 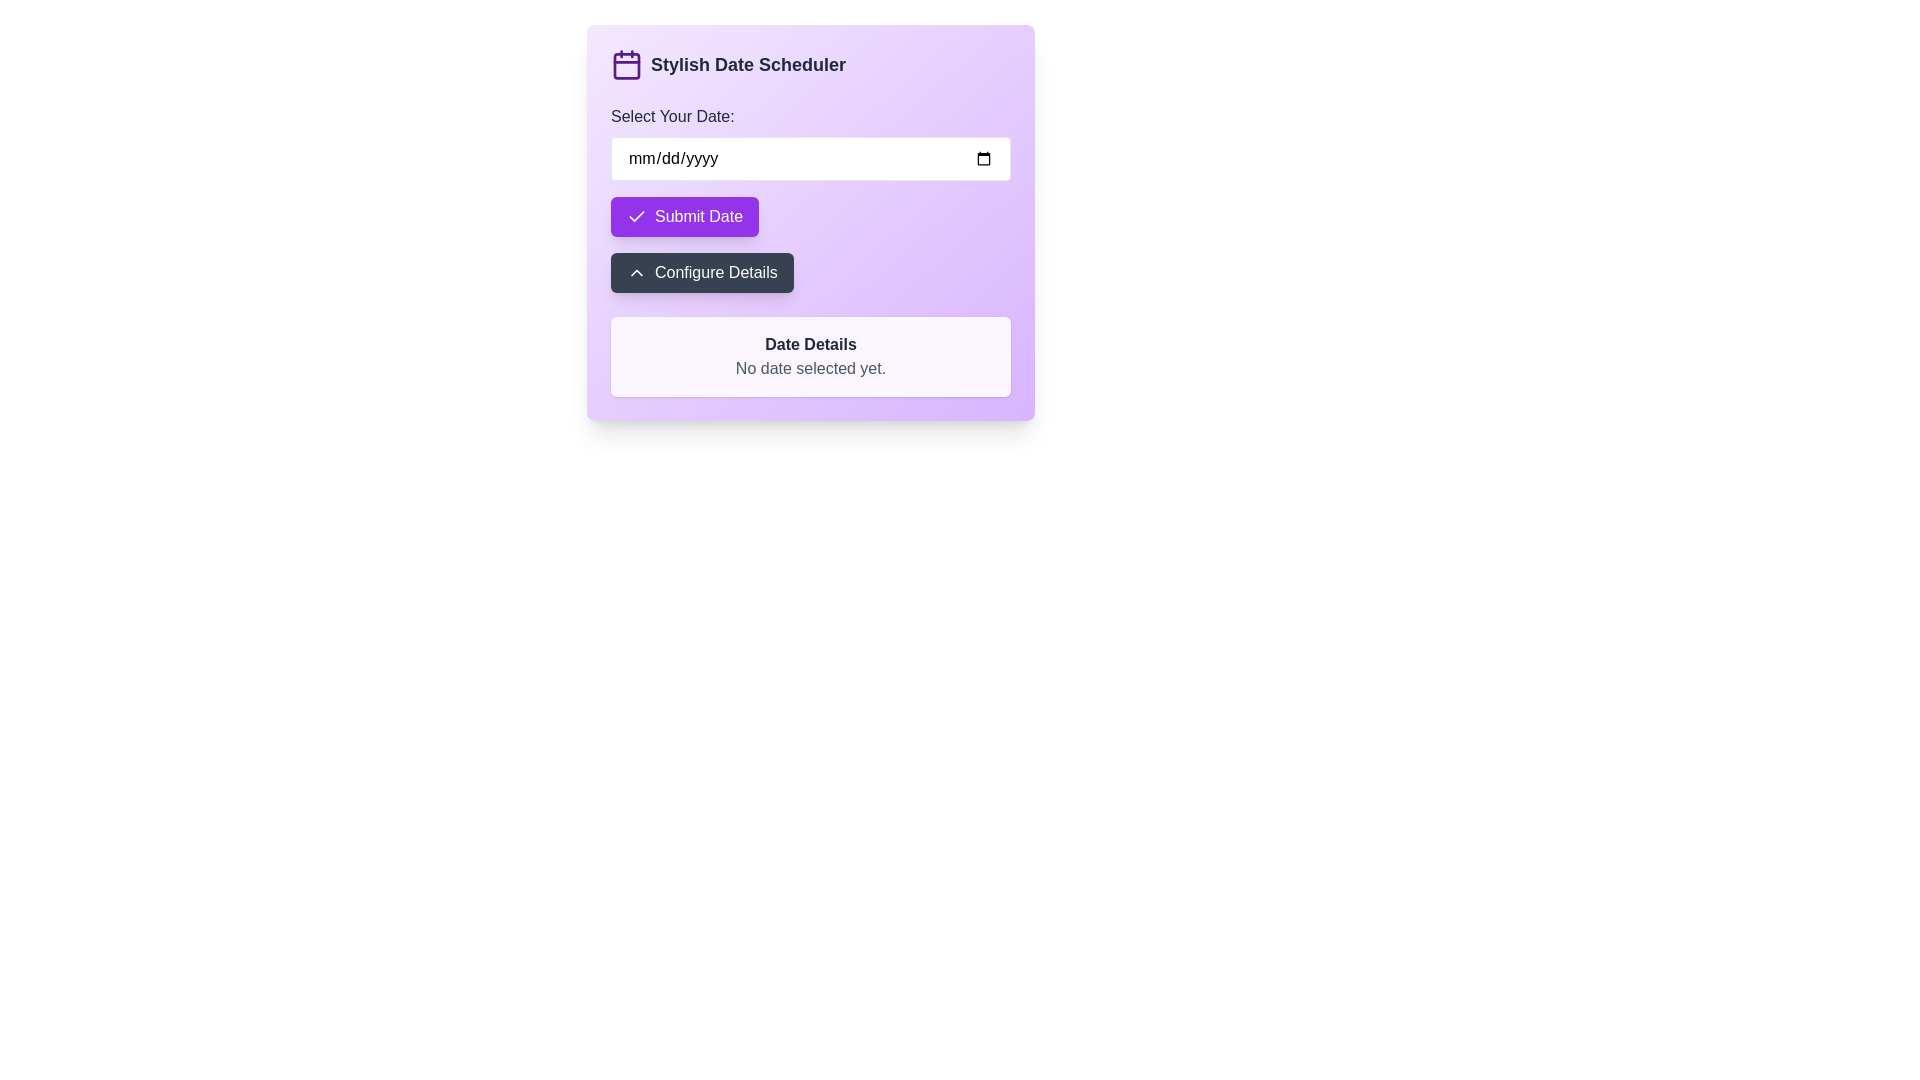 What do you see at coordinates (636, 216) in the screenshot?
I see `the visual indication of the Icon located to the left of the 'Submit Date' button text` at bounding box center [636, 216].